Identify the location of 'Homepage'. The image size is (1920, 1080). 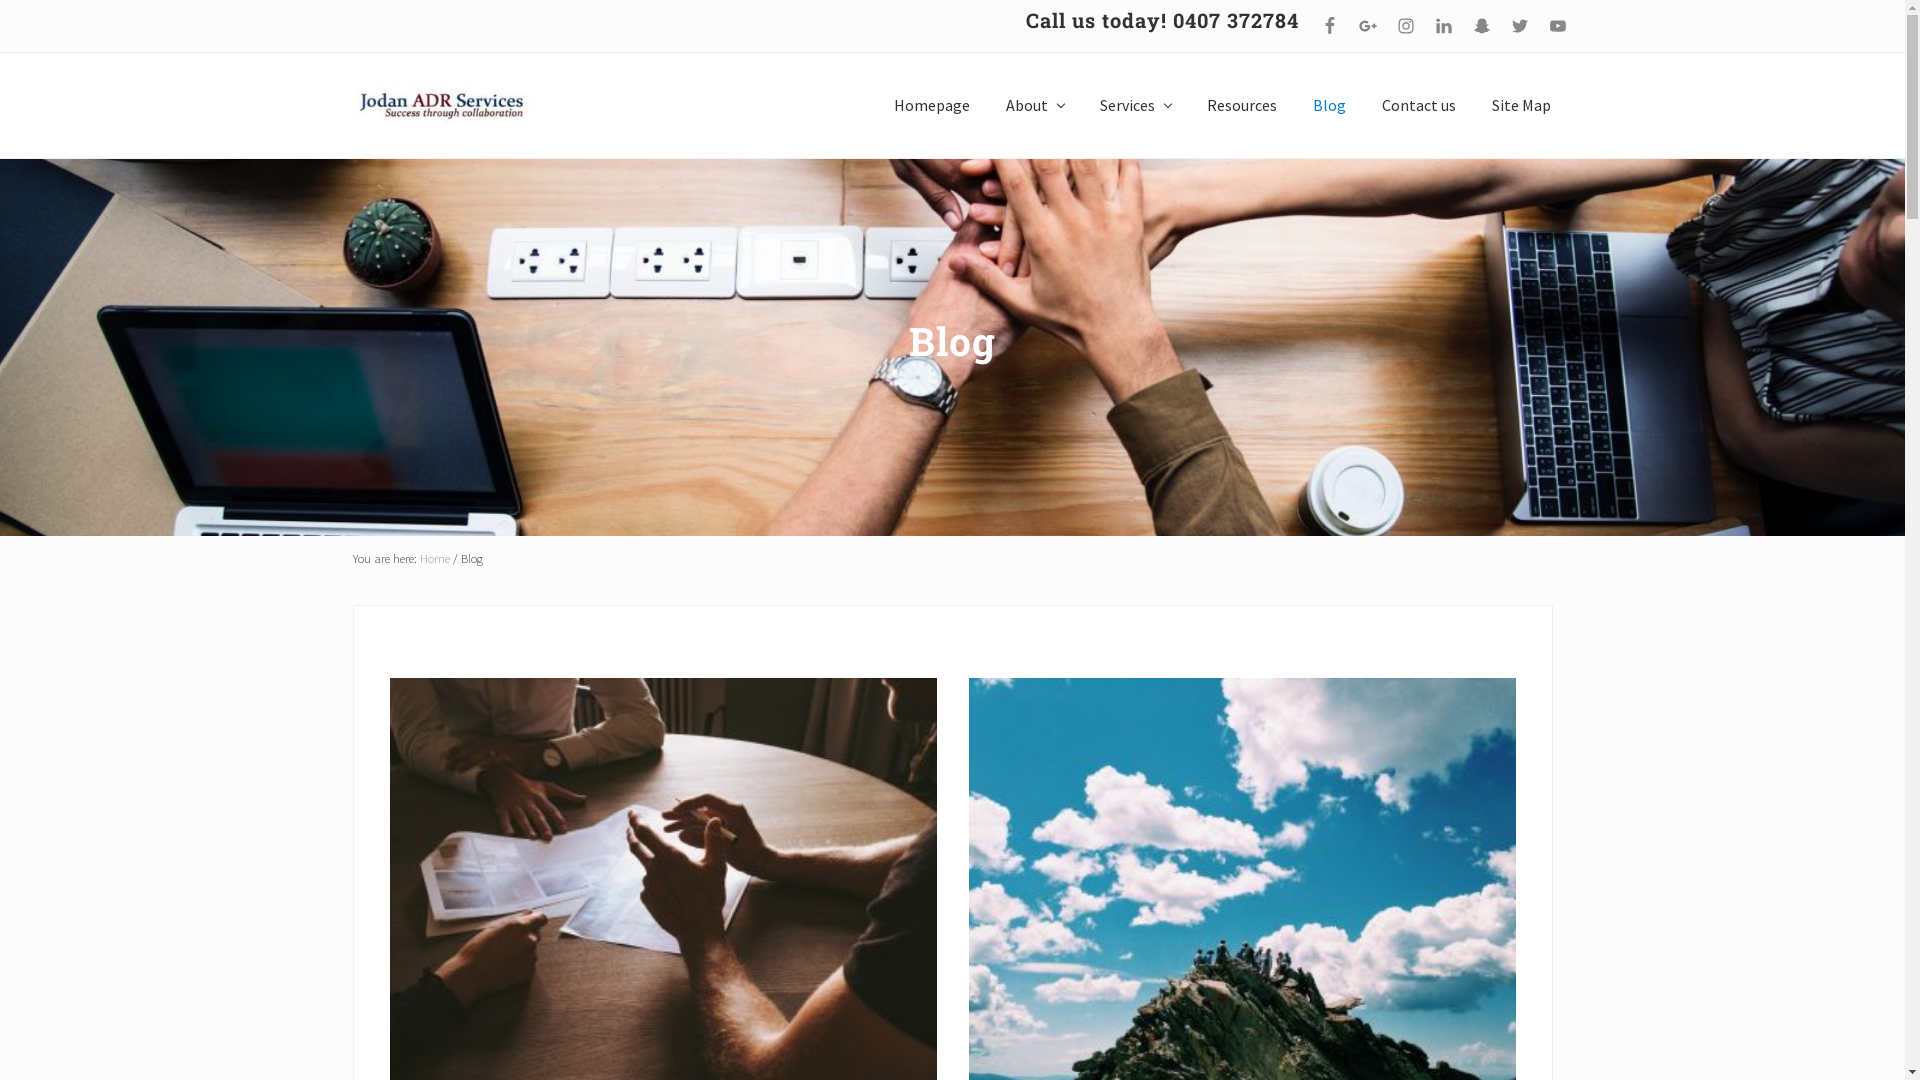
(930, 104).